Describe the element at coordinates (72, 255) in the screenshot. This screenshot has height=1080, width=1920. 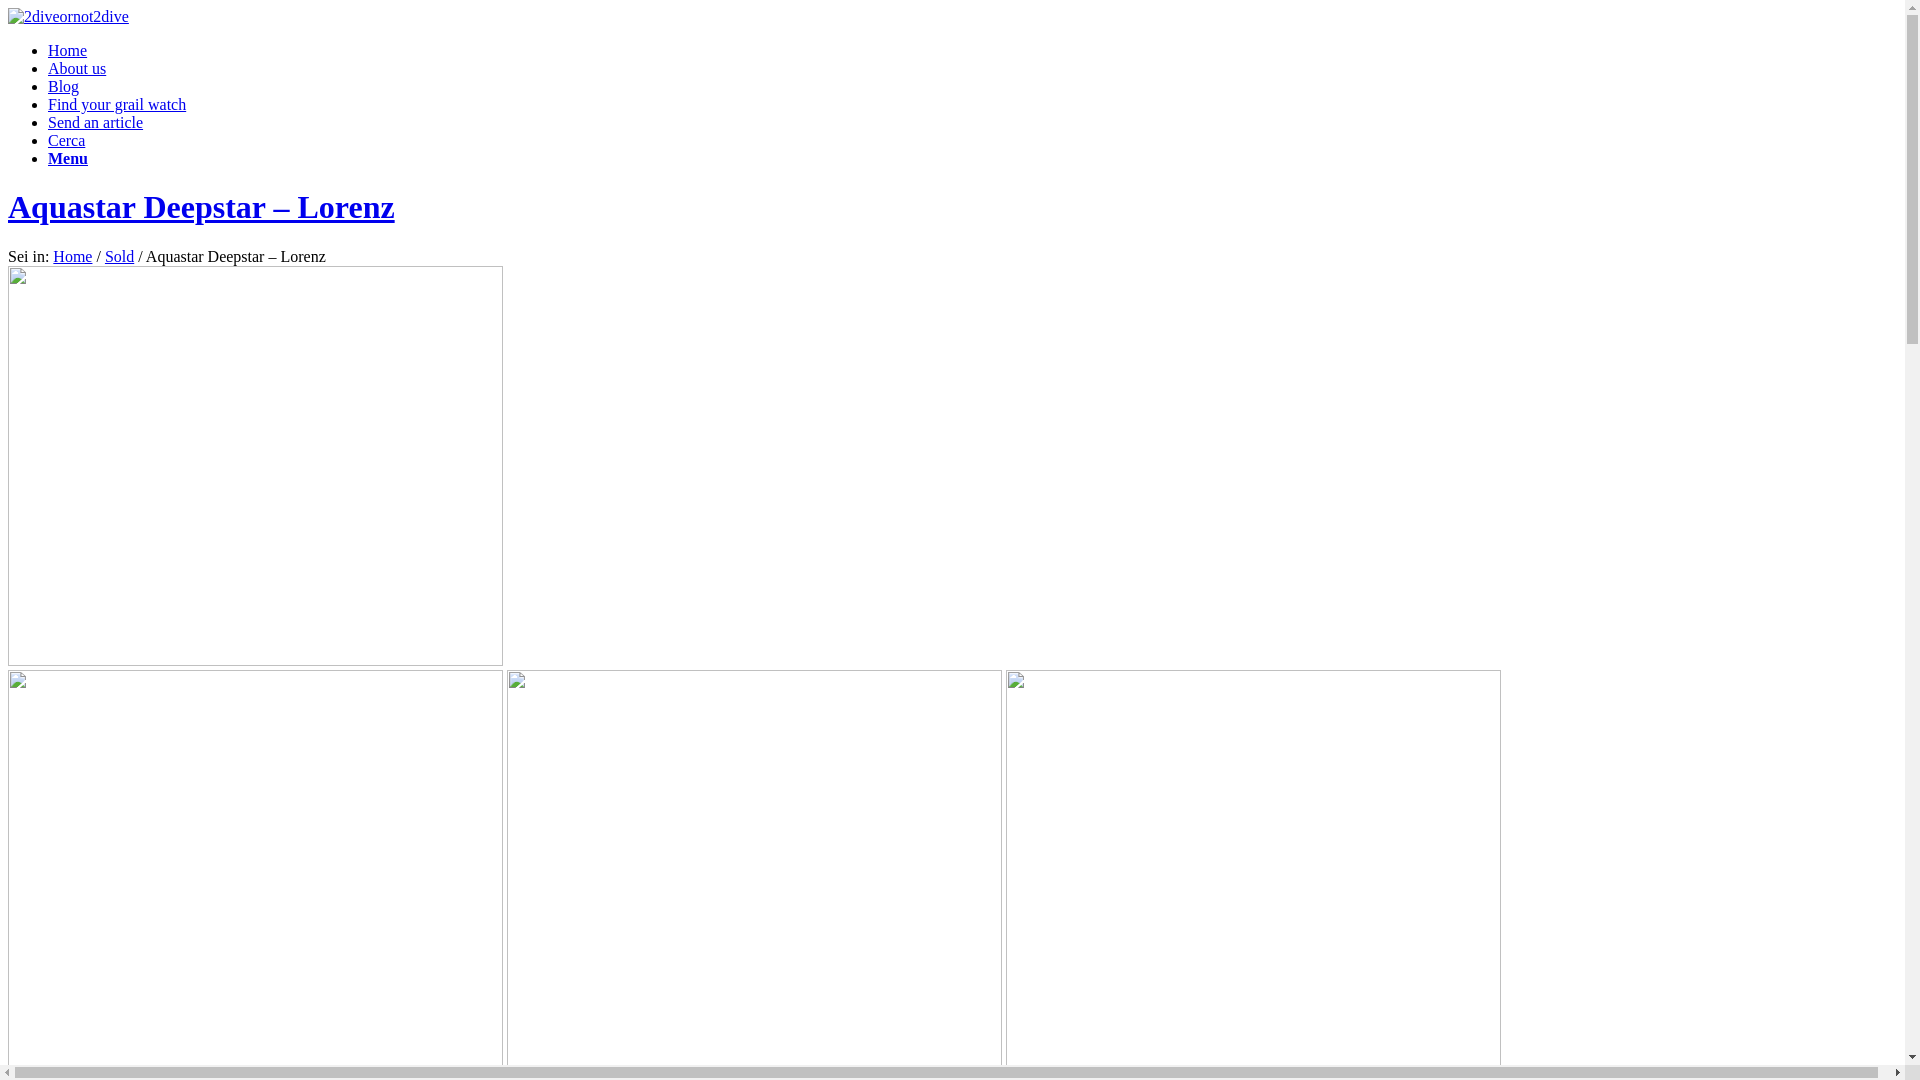
I see `'Home'` at that location.